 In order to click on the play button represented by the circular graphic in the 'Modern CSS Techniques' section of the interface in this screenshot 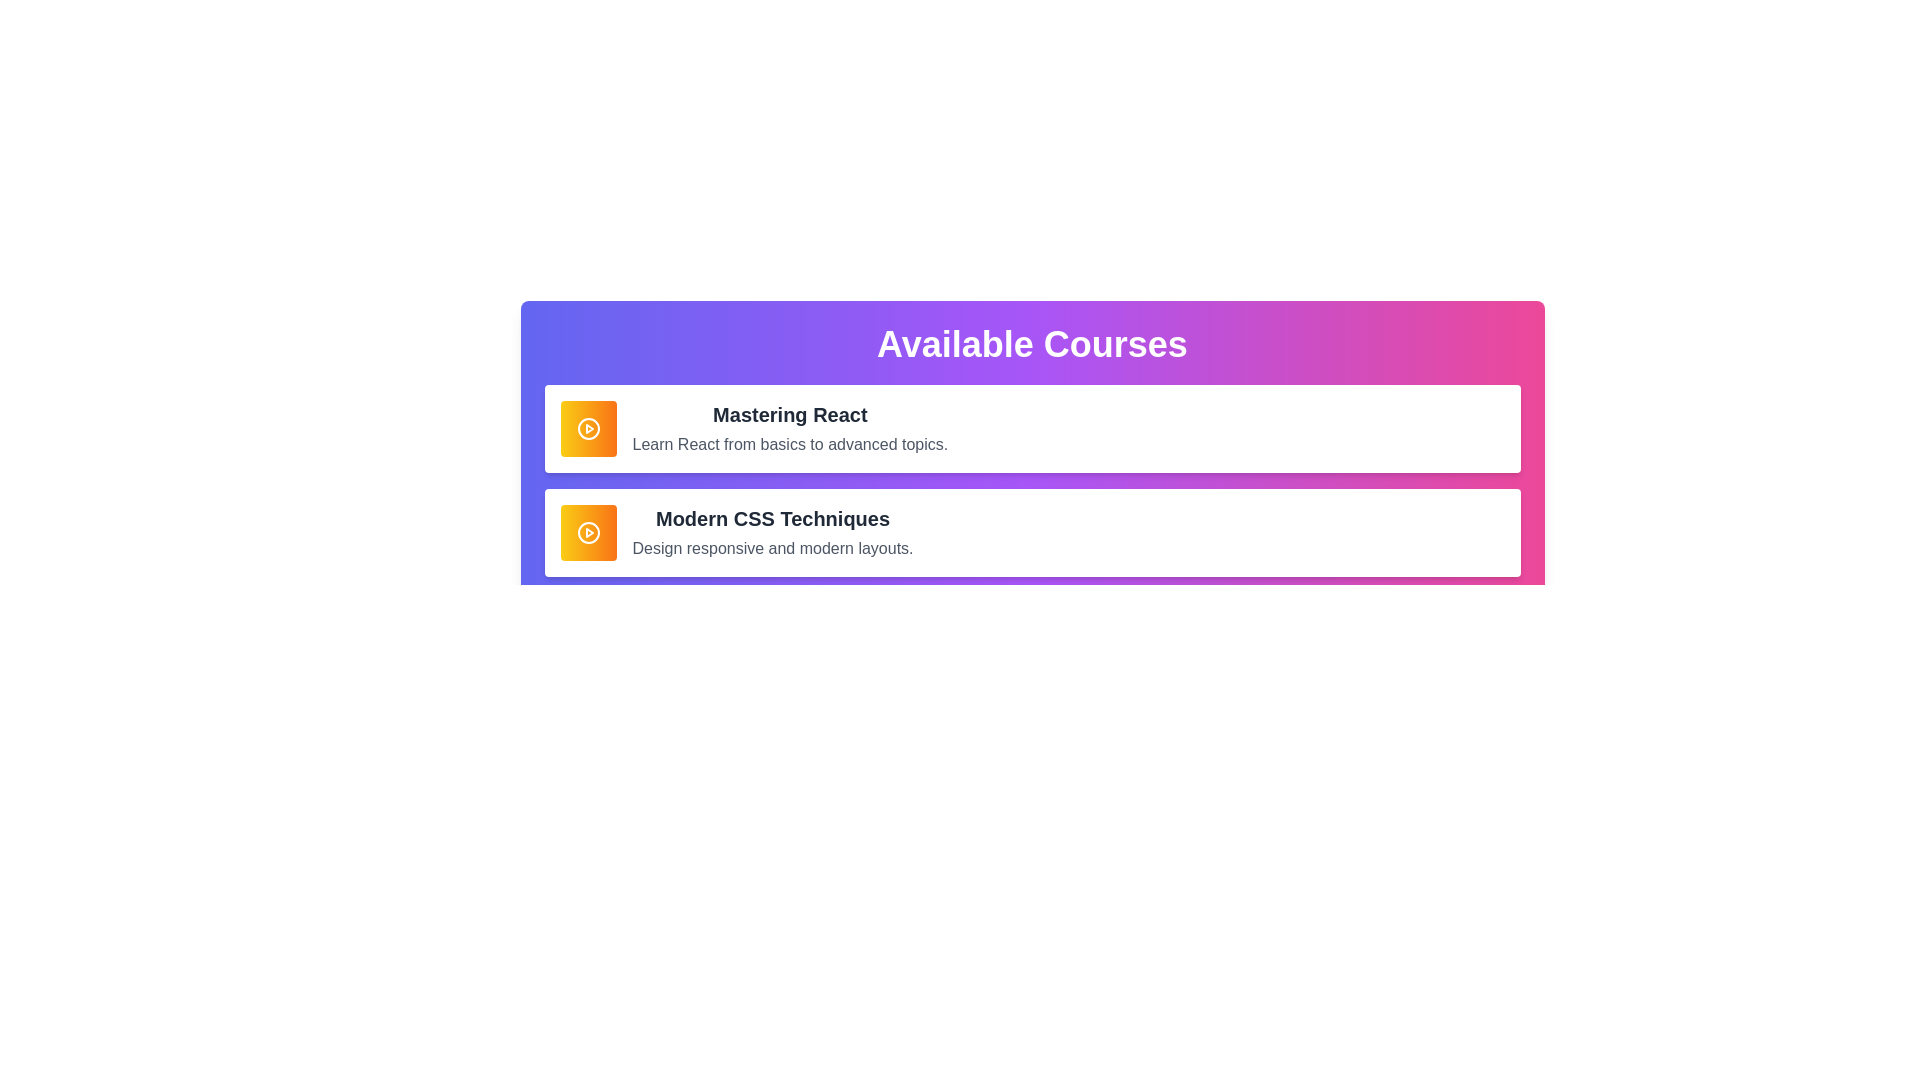, I will do `click(587, 427)`.